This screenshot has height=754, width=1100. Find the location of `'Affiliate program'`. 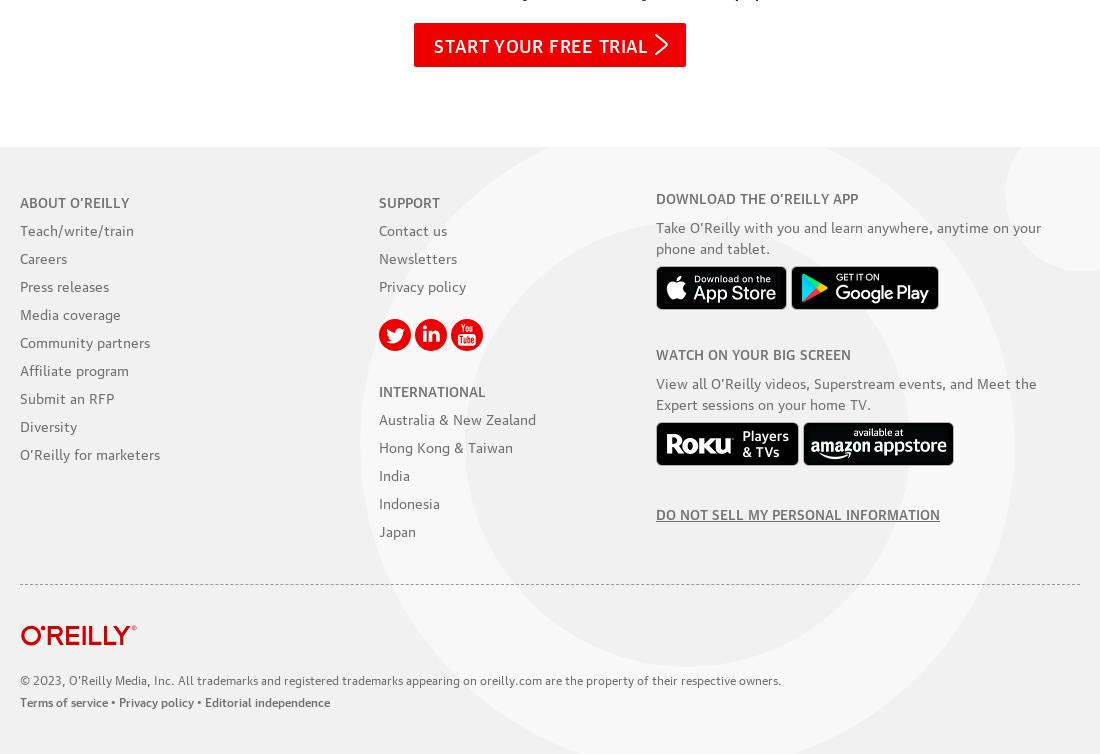

'Affiliate program' is located at coordinates (74, 367).